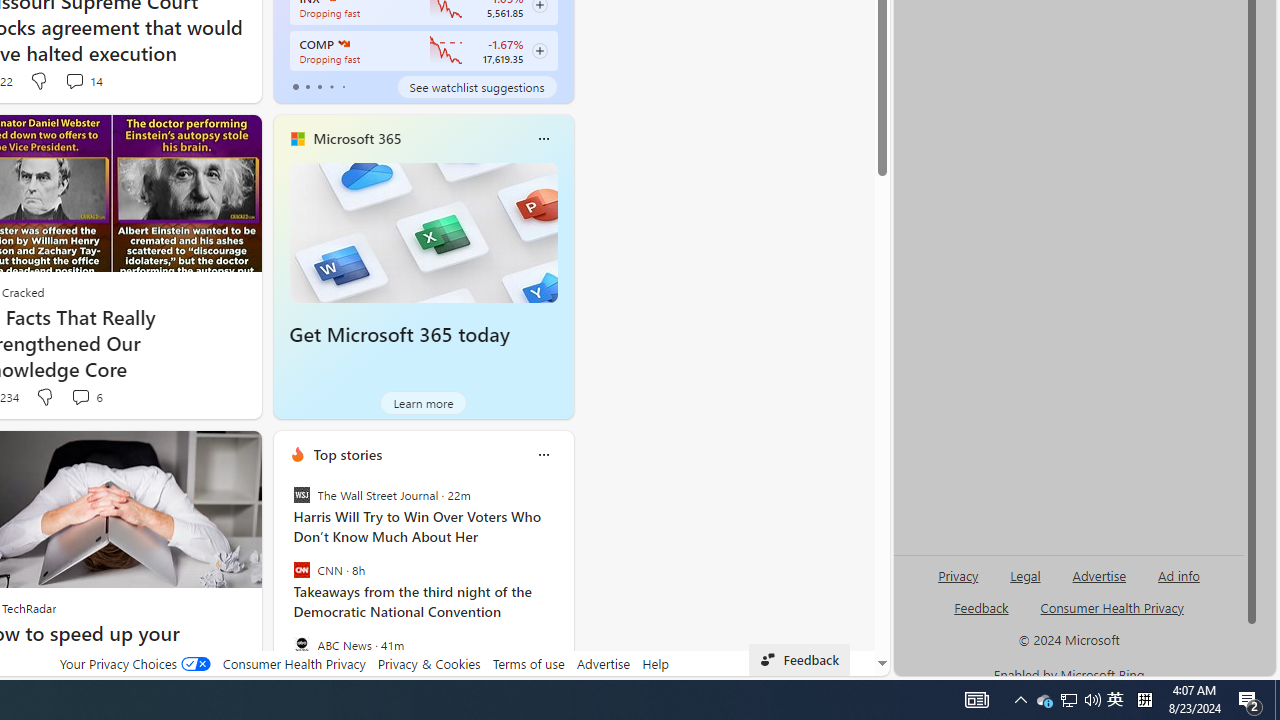 Image resolution: width=1280 pixels, height=720 pixels. What do you see at coordinates (475, 86) in the screenshot?
I see `'See watchlist suggestions'` at bounding box center [475, 86].